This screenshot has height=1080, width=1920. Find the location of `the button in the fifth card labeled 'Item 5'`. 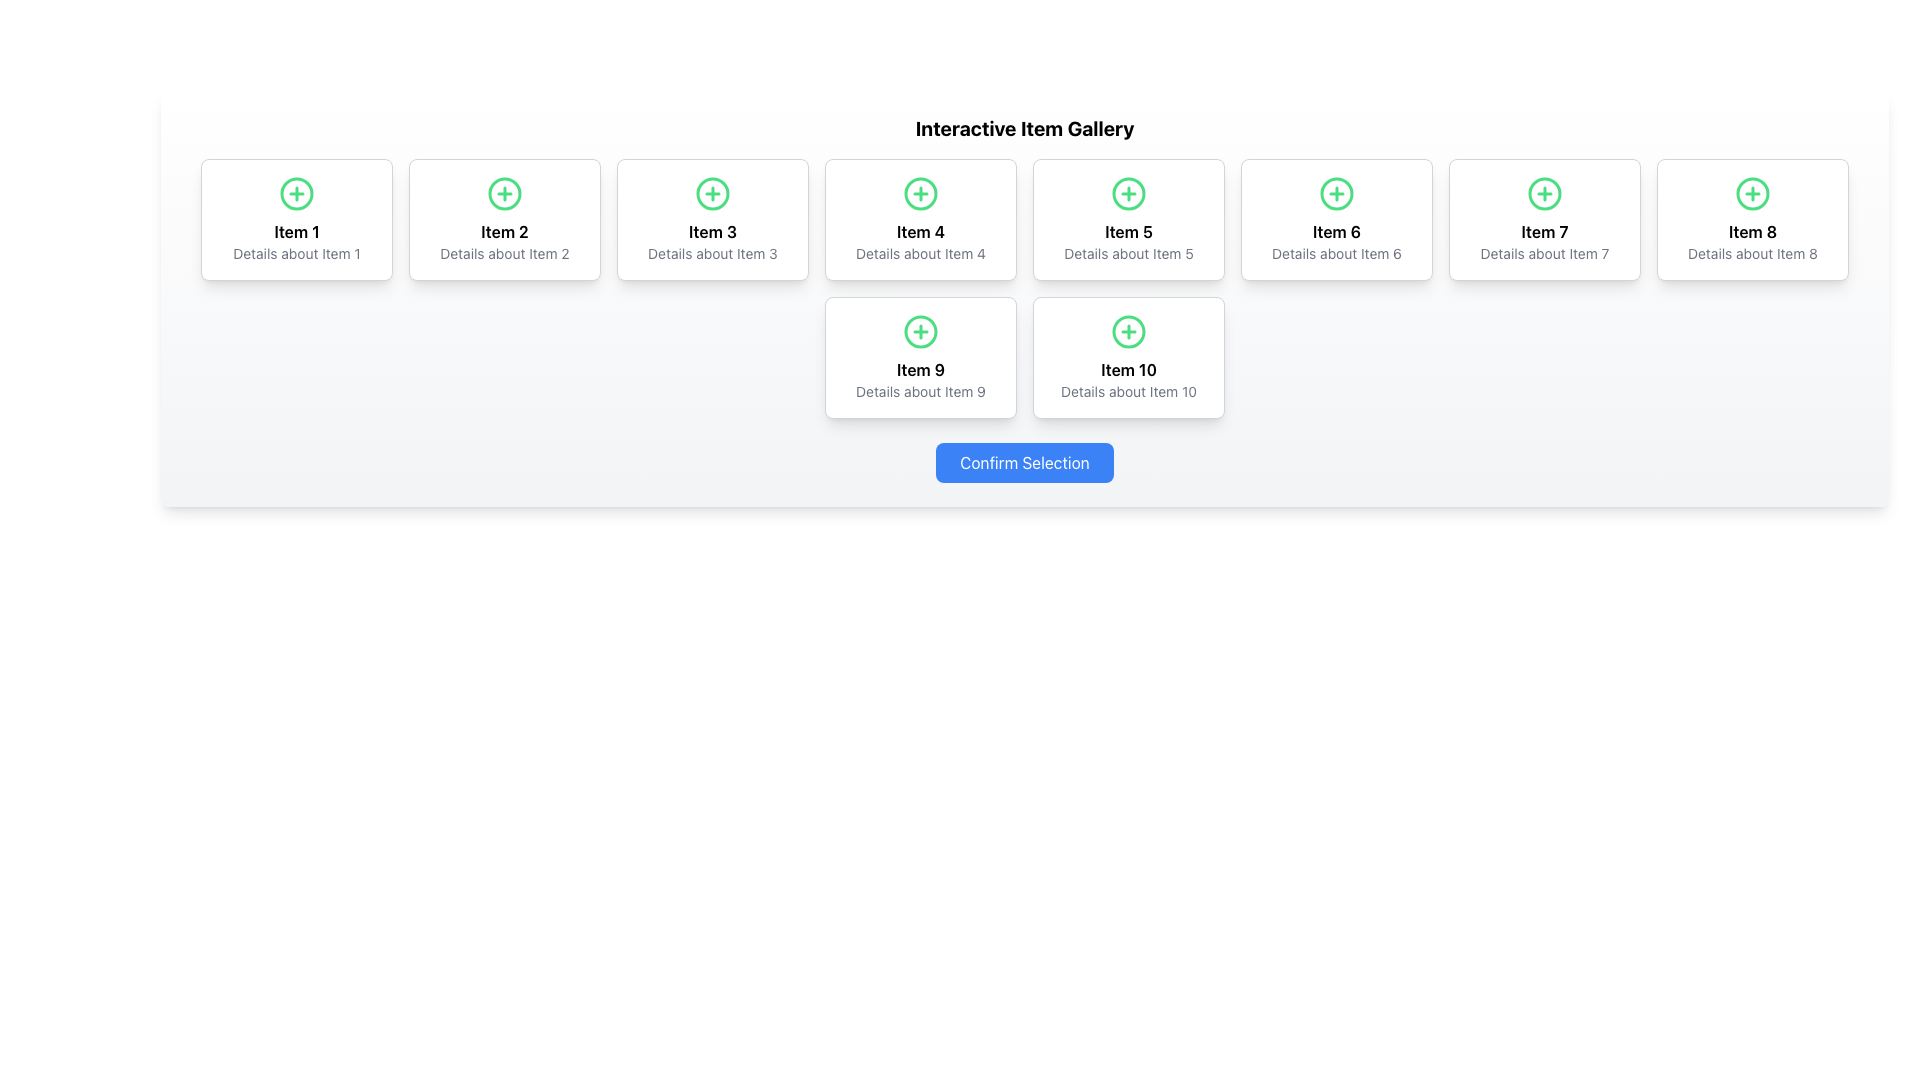

the button in the fifth card labeled 'Item 5' is located at coordinates (1128, 193).